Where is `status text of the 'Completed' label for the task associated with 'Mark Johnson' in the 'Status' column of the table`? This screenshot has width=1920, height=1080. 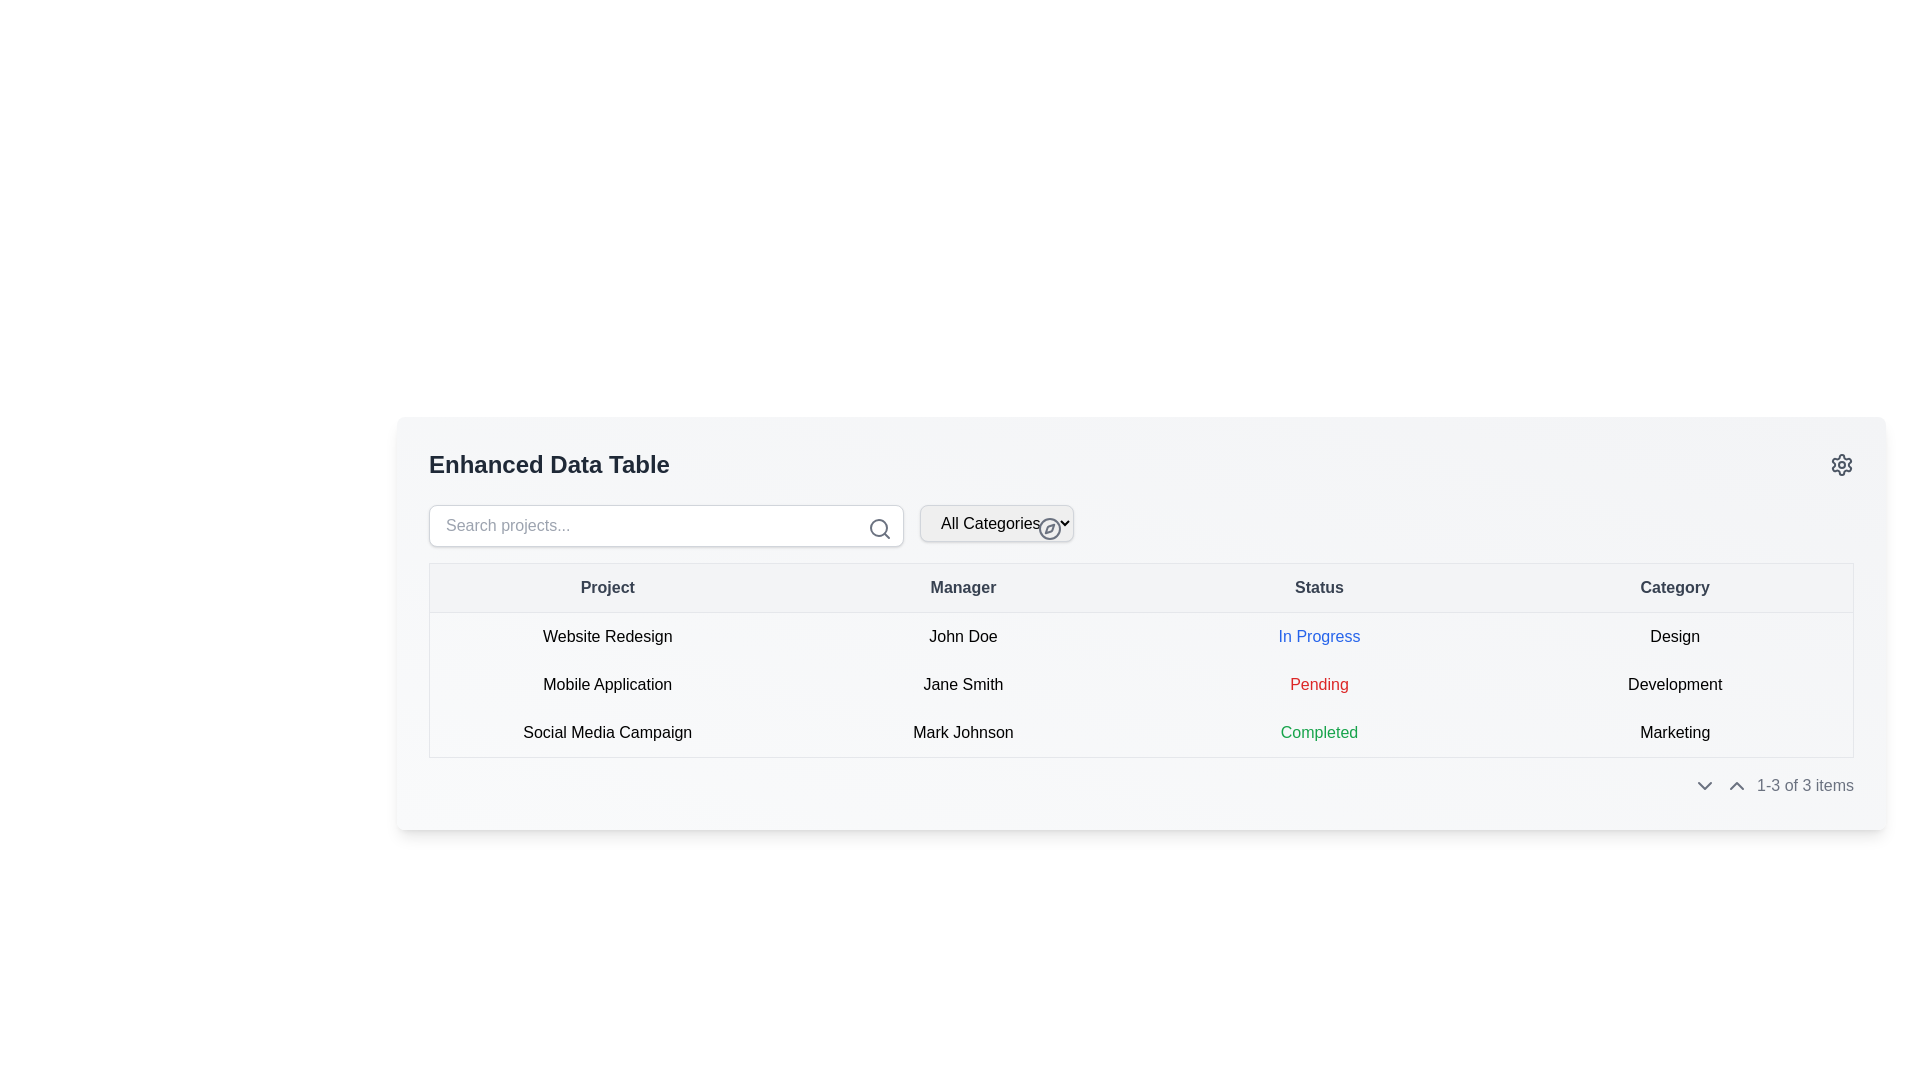
status text of the 'Completed' label for the task associated with 'Mark Johnson' in the 'Status' column of the table is located at coordinates (1319, 732).